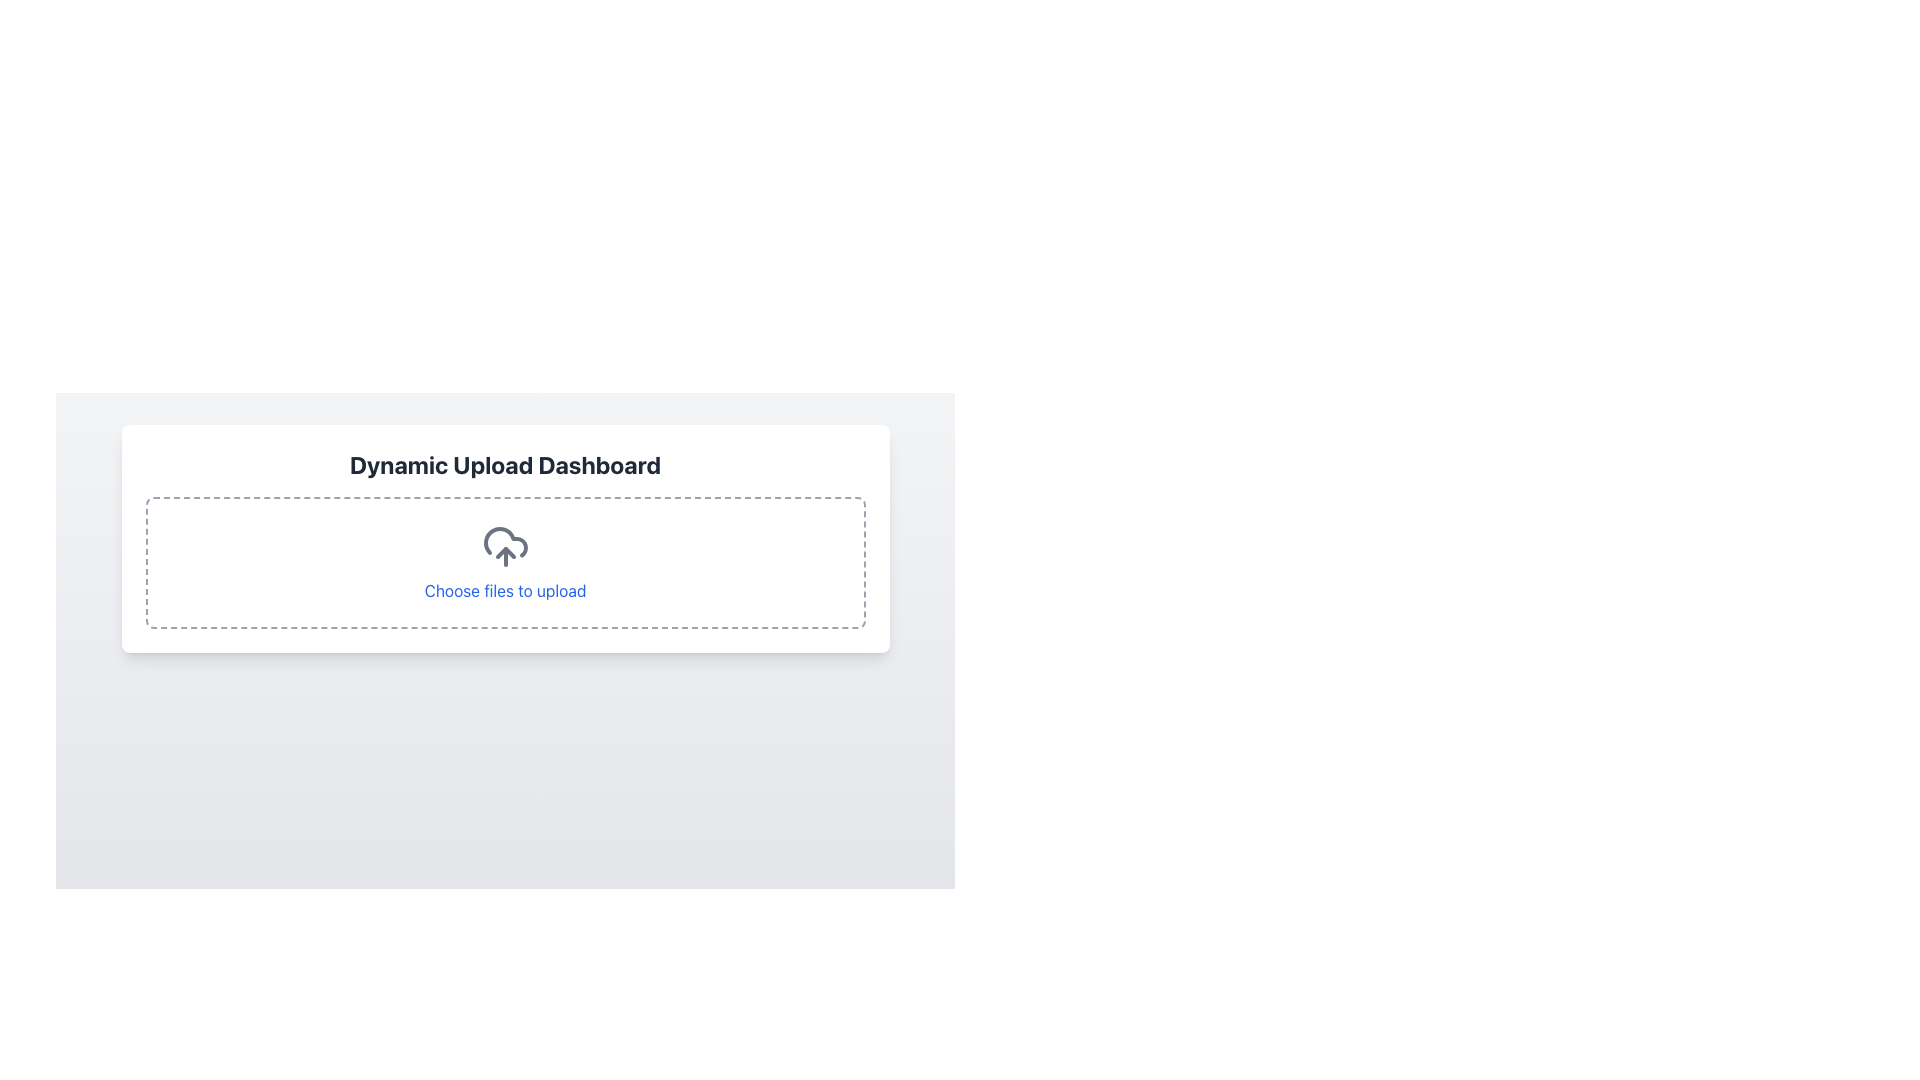 This screenshot has width=1920, height=1080. Describe the element at coordinates (505, 563) in the screenshot. I see `the File upload area, which is a dashed rectangular border with rounded corners and features a cloud icon with an upward arrow, along with the text 'Choose files to upload' in blue` at that location.